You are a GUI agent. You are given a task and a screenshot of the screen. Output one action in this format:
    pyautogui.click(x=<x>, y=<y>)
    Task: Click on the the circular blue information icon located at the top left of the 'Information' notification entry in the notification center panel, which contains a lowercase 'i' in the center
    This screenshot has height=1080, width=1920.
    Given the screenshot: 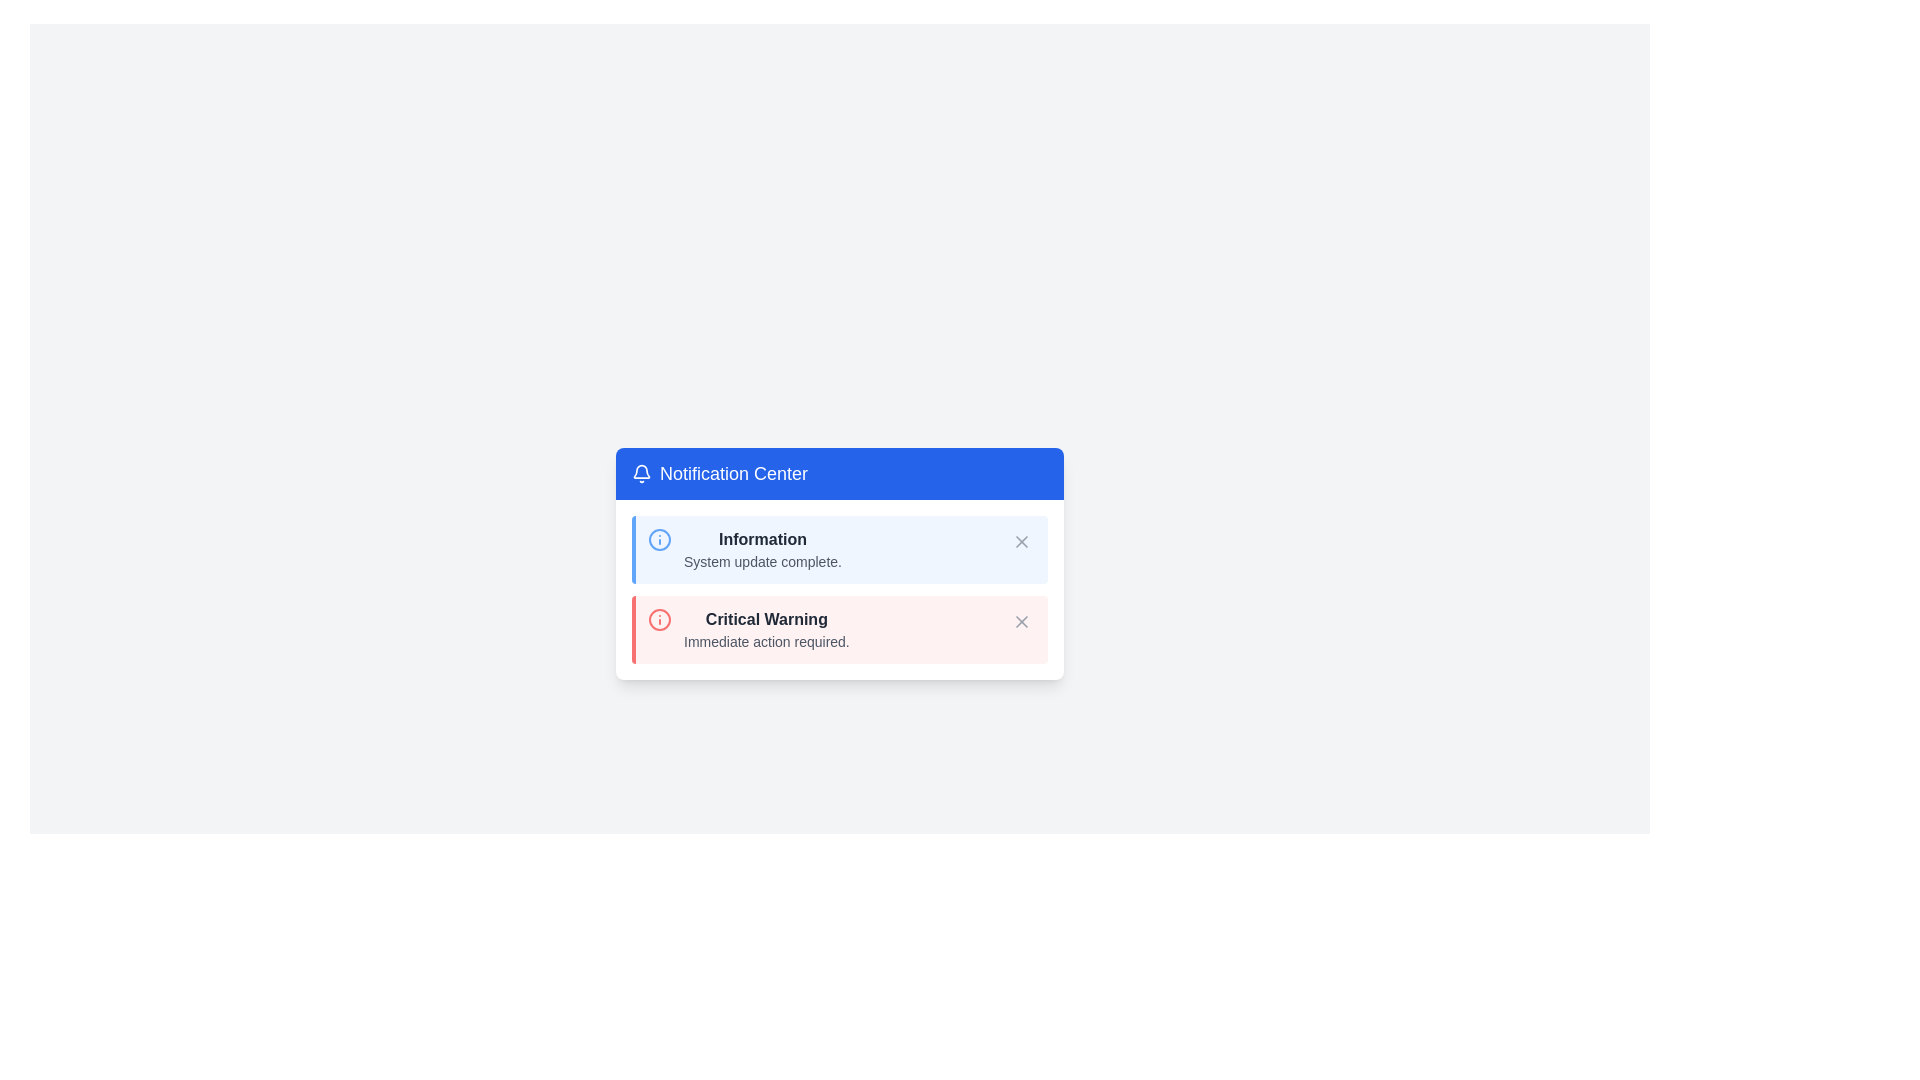 What is the action you would take?
    pyautogui.click(x=660, y=540)
    